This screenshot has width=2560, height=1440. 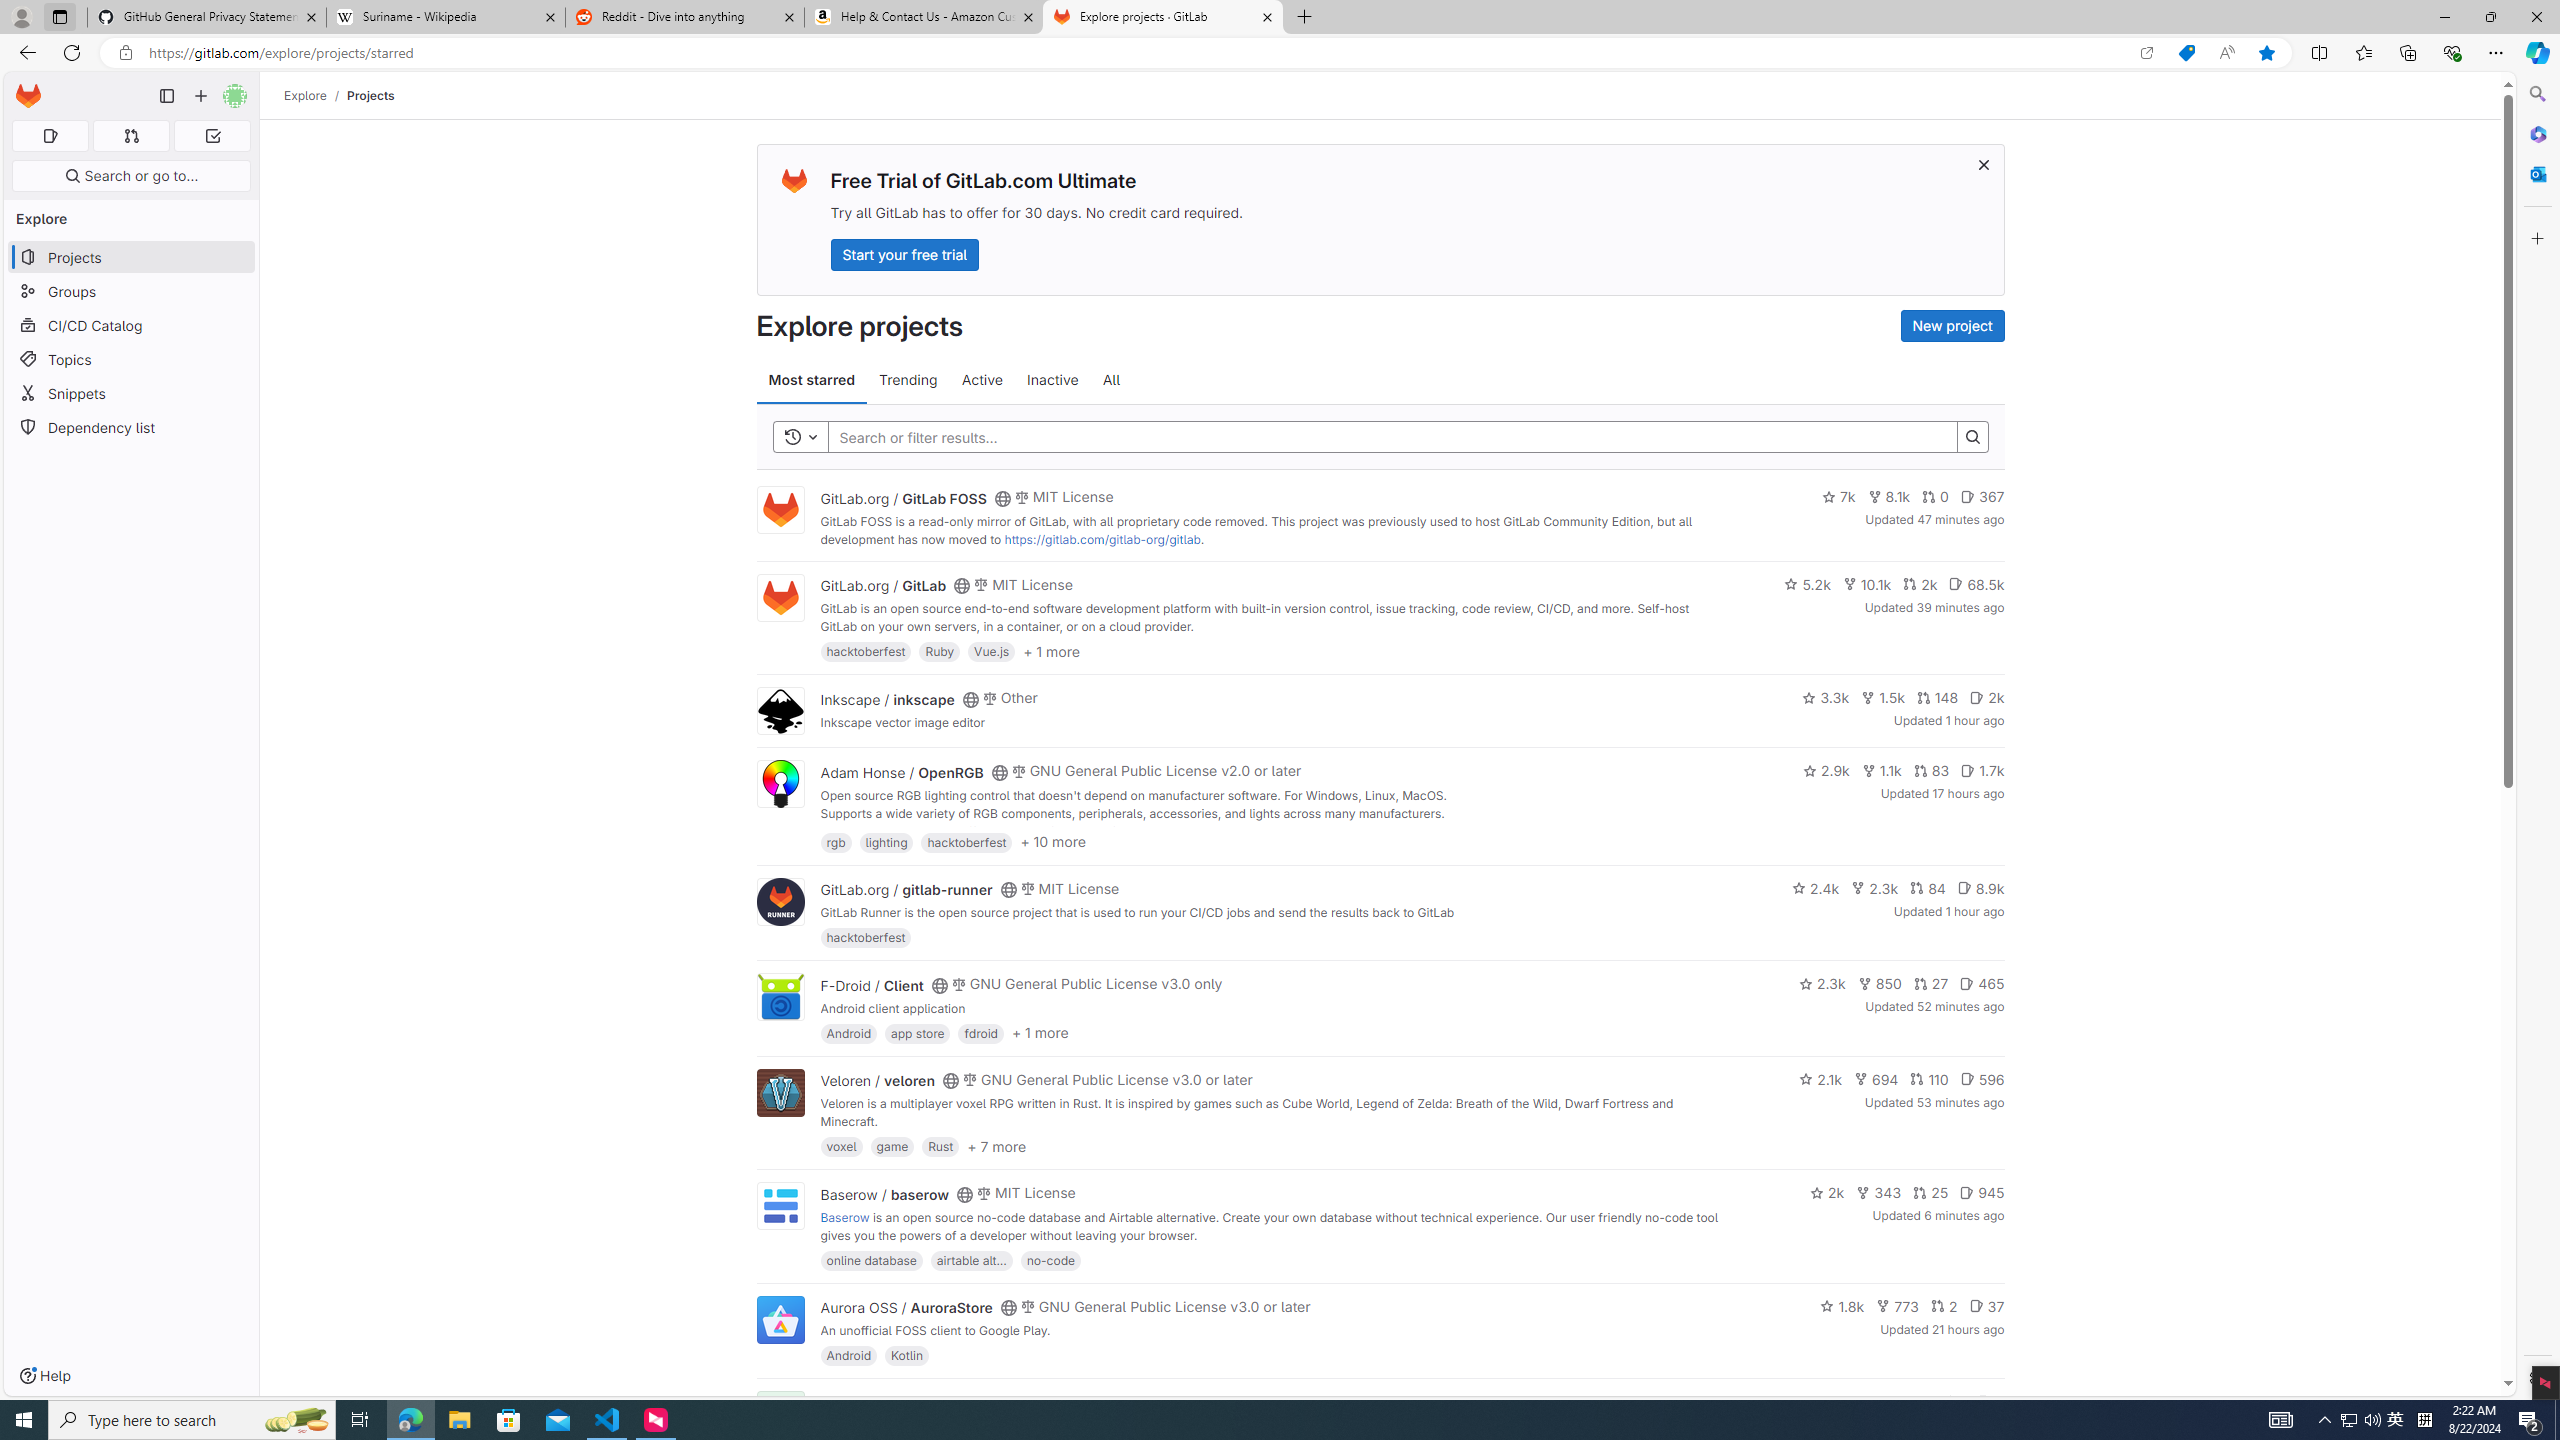 What do you see at coordinates (1929, 1192) in the screenshot?
I see `'25'` at bounding box center [1929, 1192].